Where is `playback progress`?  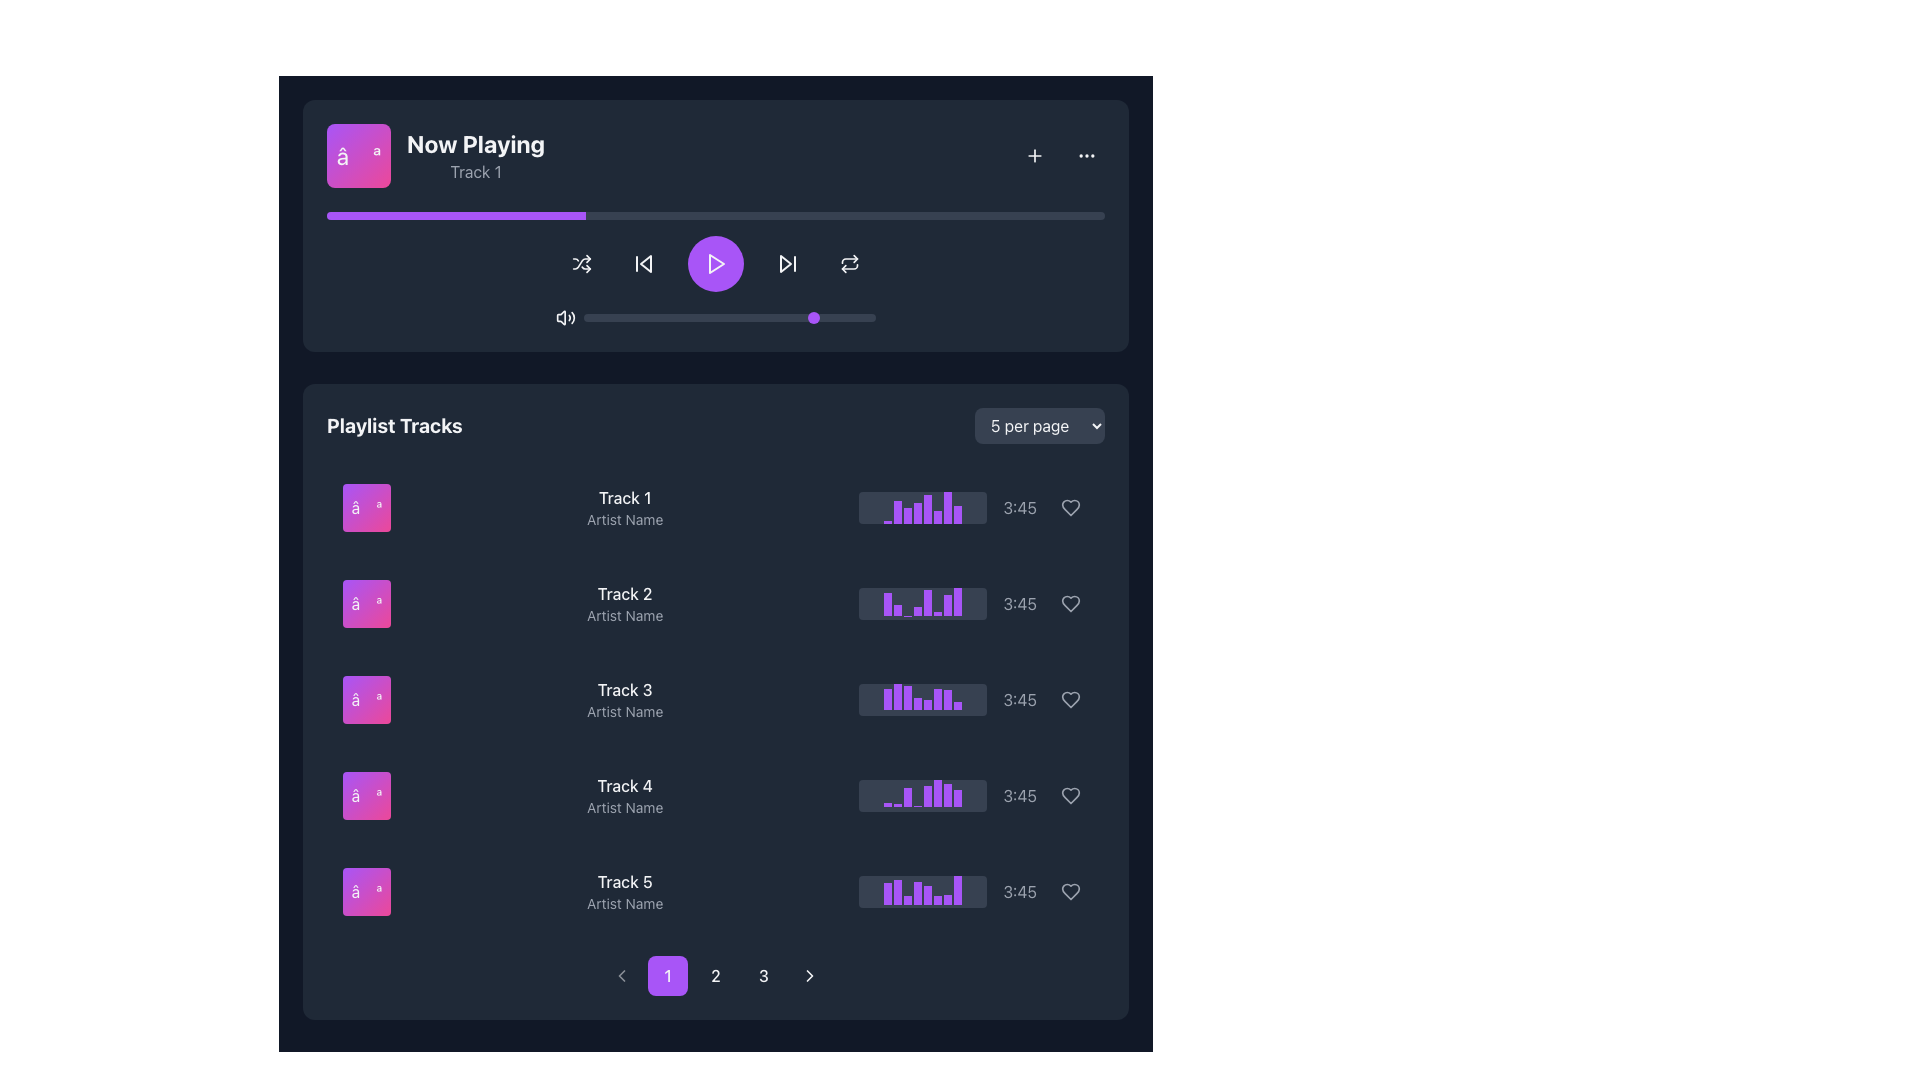
playback progress is located at coordinates (606, 216).